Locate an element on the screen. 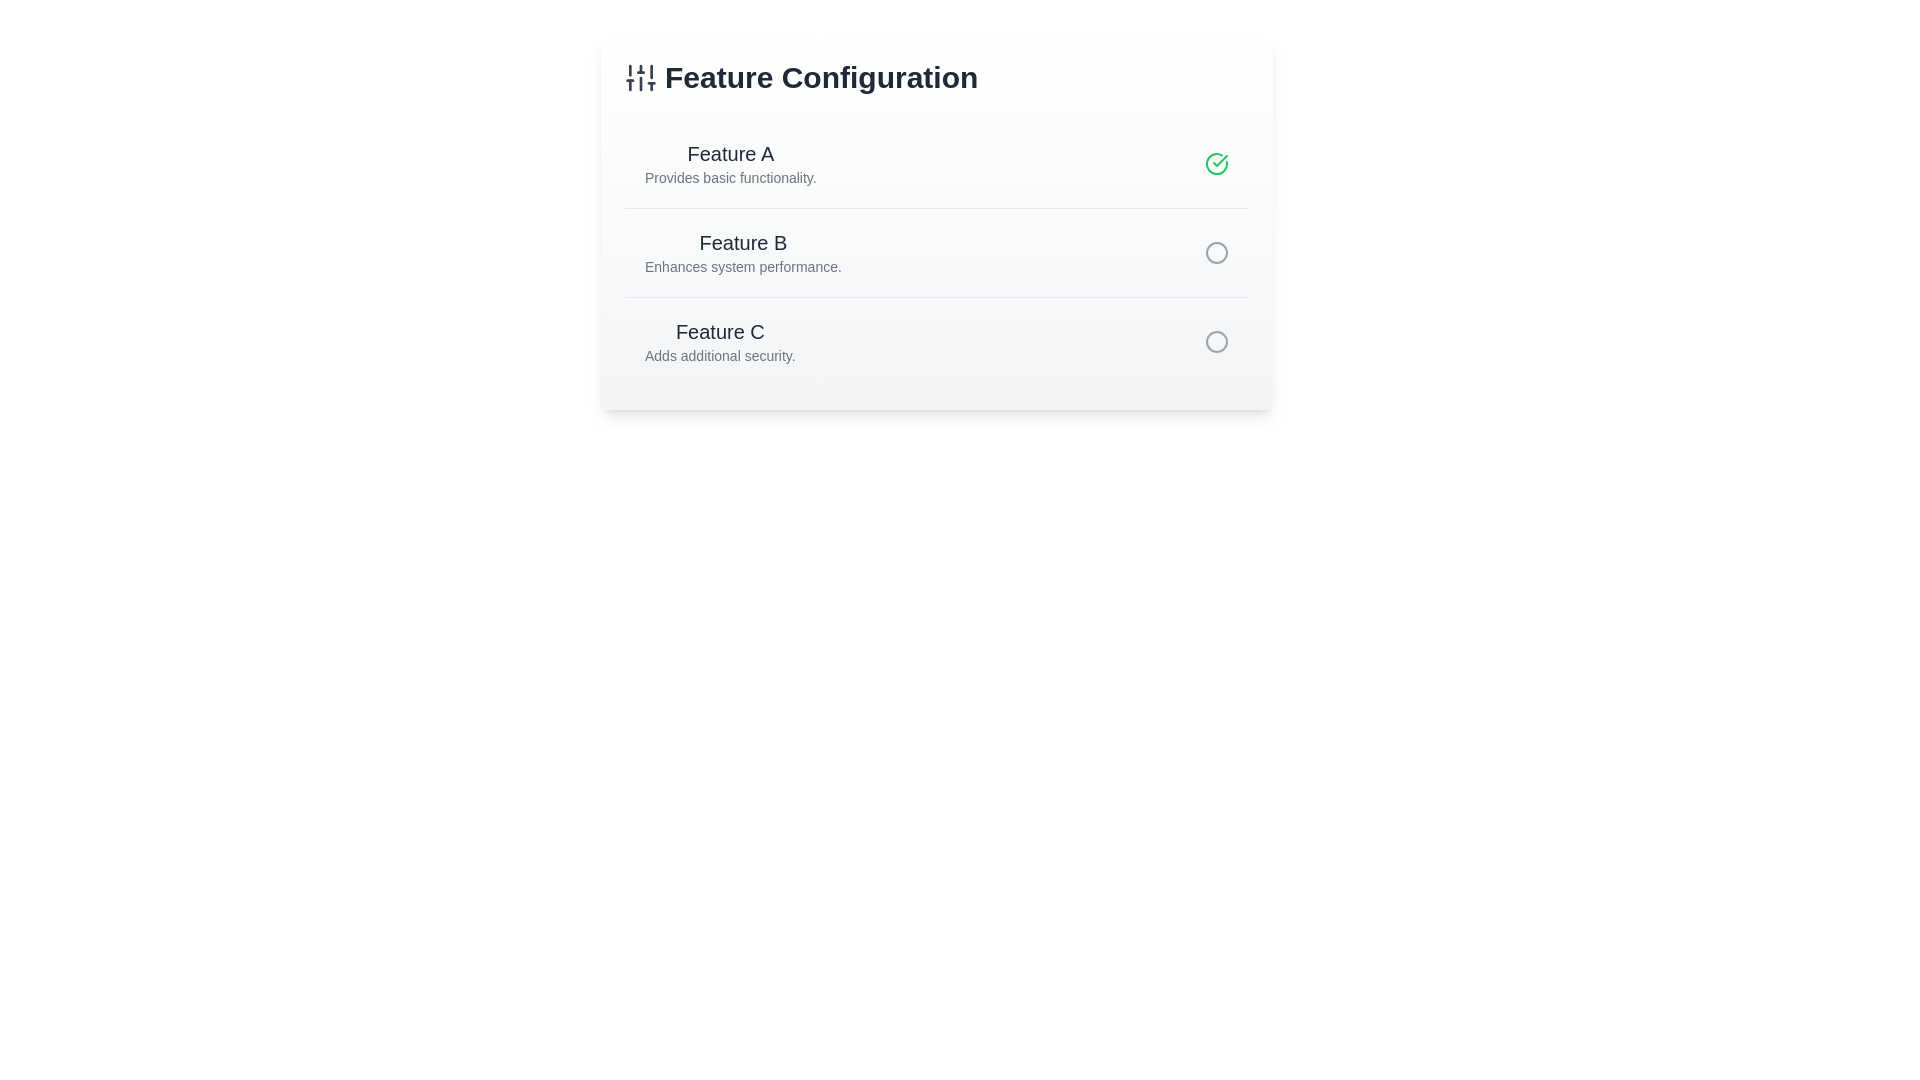  the icon next to the heading to focus on the component's theme is located at coordinates (641, 76).